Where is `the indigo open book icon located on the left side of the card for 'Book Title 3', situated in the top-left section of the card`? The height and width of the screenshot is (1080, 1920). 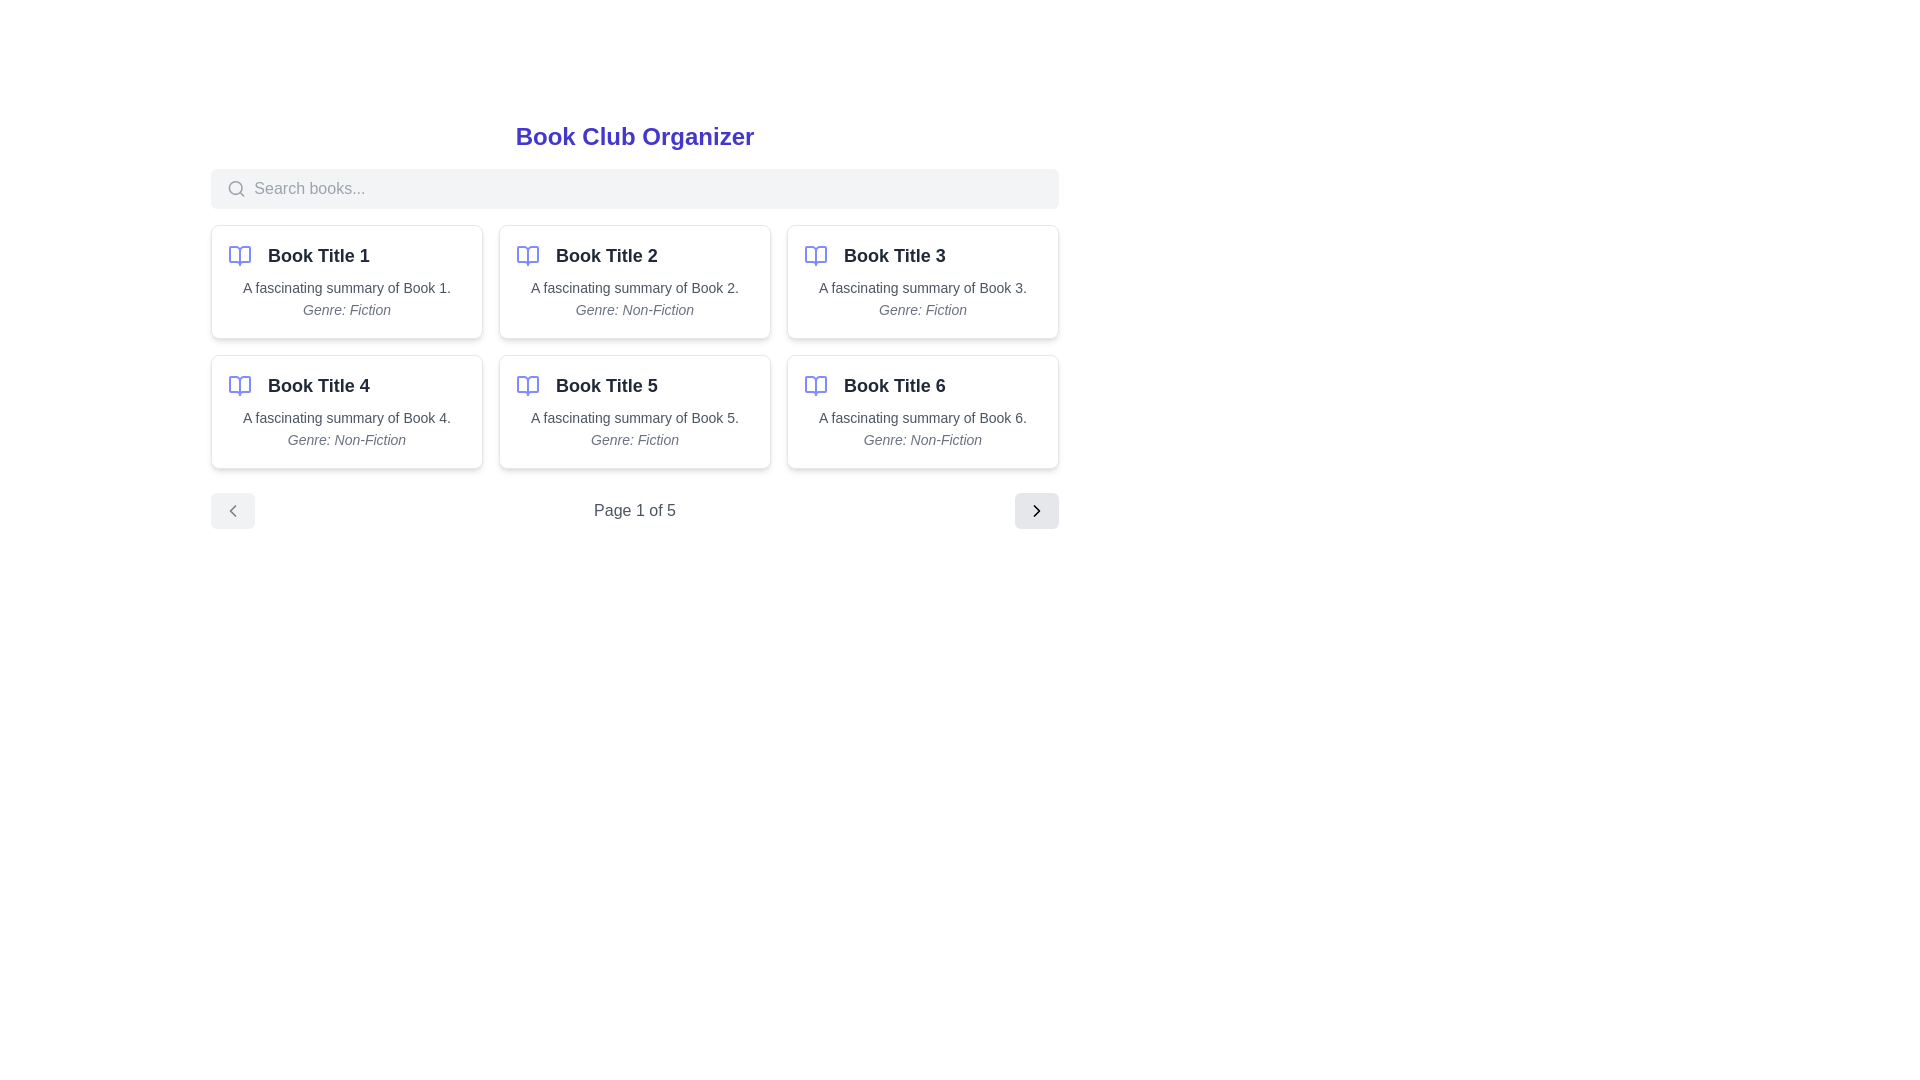
the indigo open book icon located on the left side of the card for 'Book Title 3', situated in the top-left section of the card is located at coordinates (816, 254).